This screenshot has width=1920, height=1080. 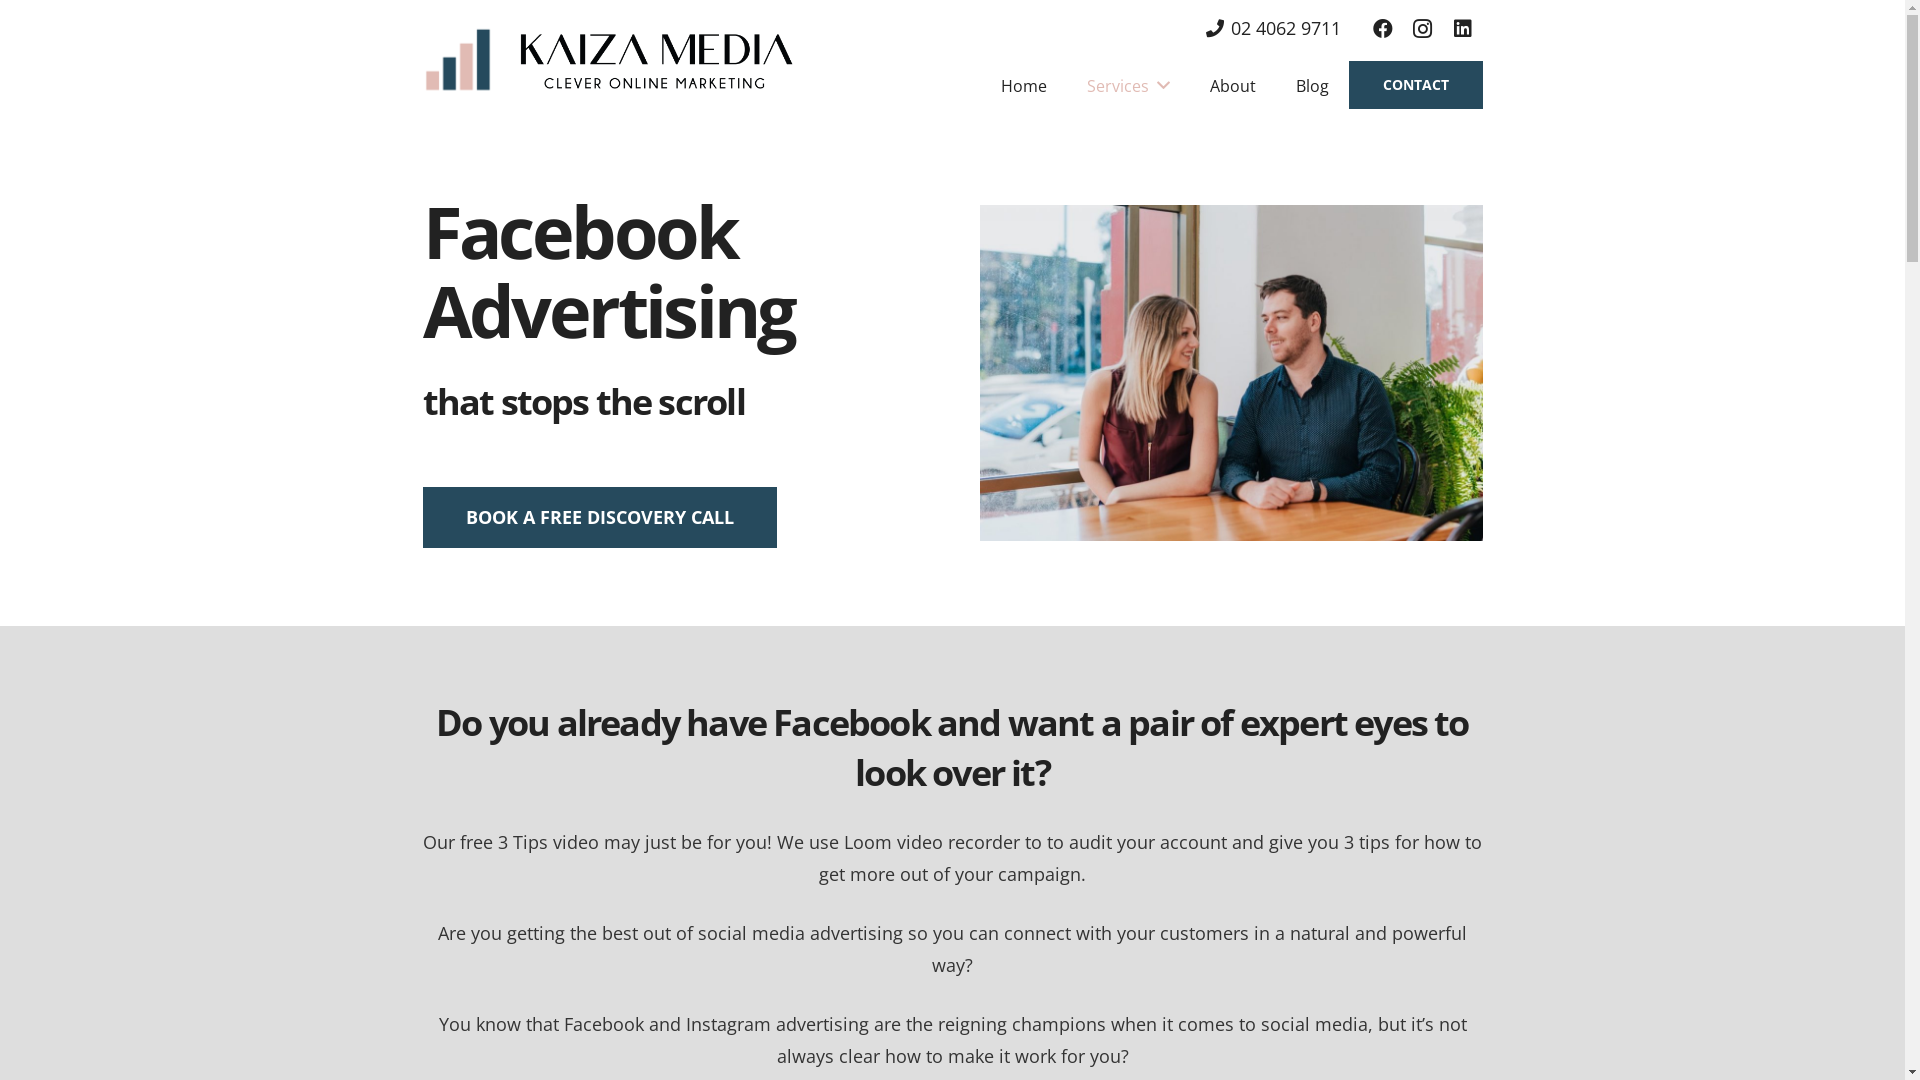 What do you see at coordinates (1023, 84) in the screenshot?
I see `'Home'` at bounding box center [1023, 84].